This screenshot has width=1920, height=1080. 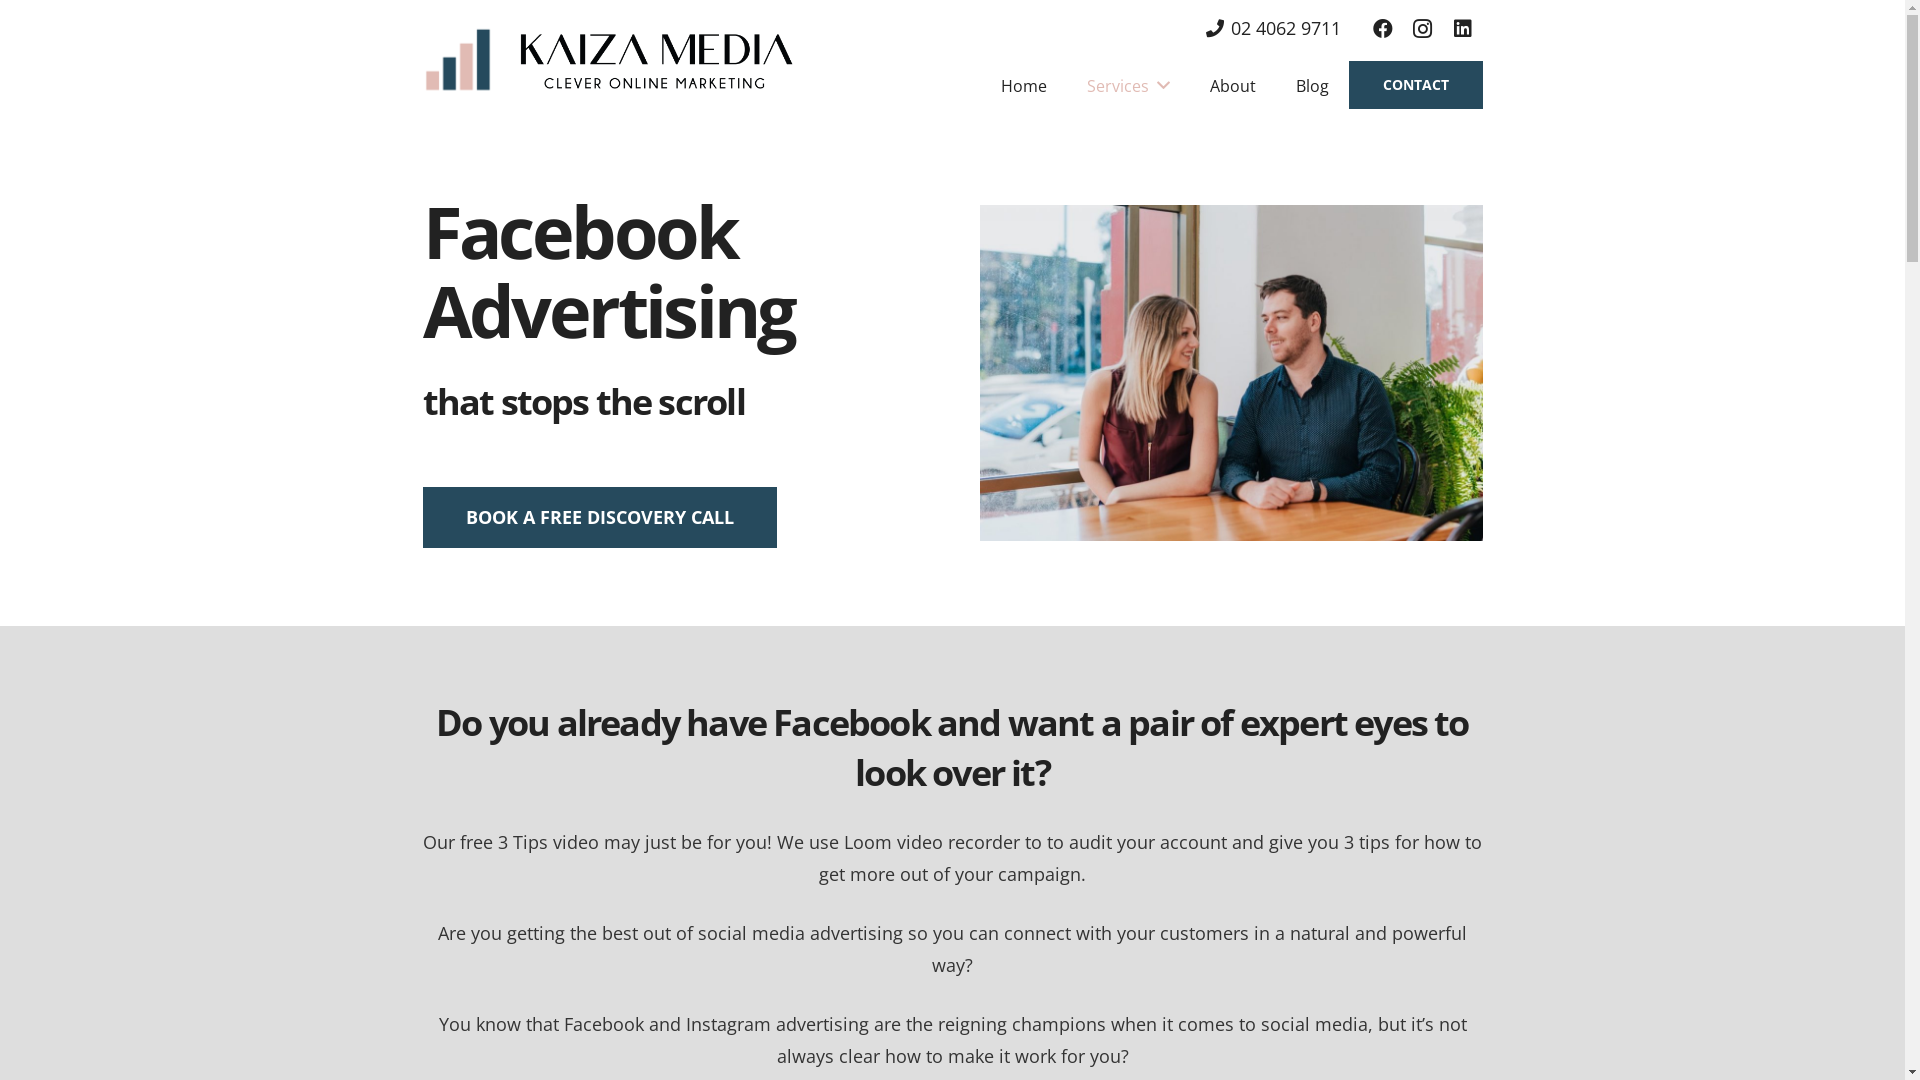 What do you see at coordinates (1023, 84) in the screenshot?
I see `'Home'` at bounding box center [1023, 84].